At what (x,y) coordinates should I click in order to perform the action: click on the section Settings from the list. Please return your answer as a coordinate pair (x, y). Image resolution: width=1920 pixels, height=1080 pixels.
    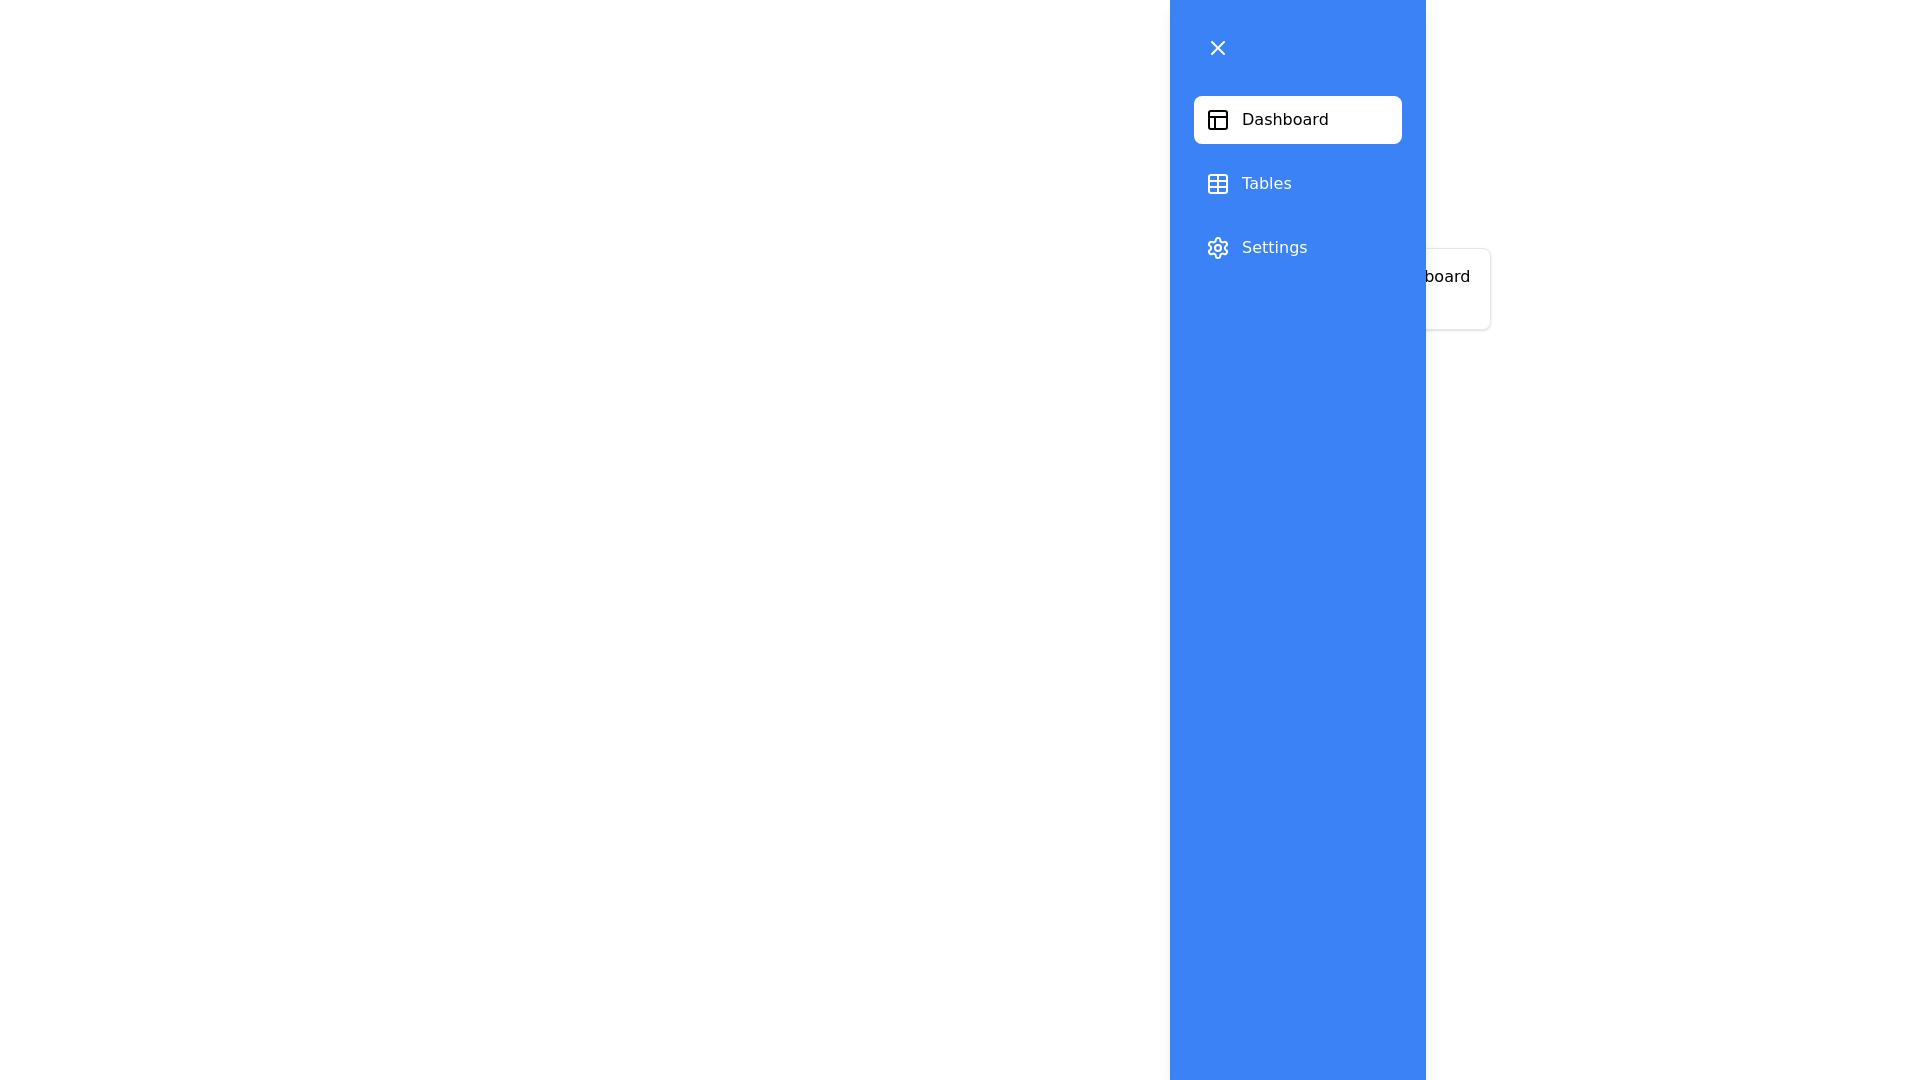
    Looking at the image, I should click on (1297, 246).